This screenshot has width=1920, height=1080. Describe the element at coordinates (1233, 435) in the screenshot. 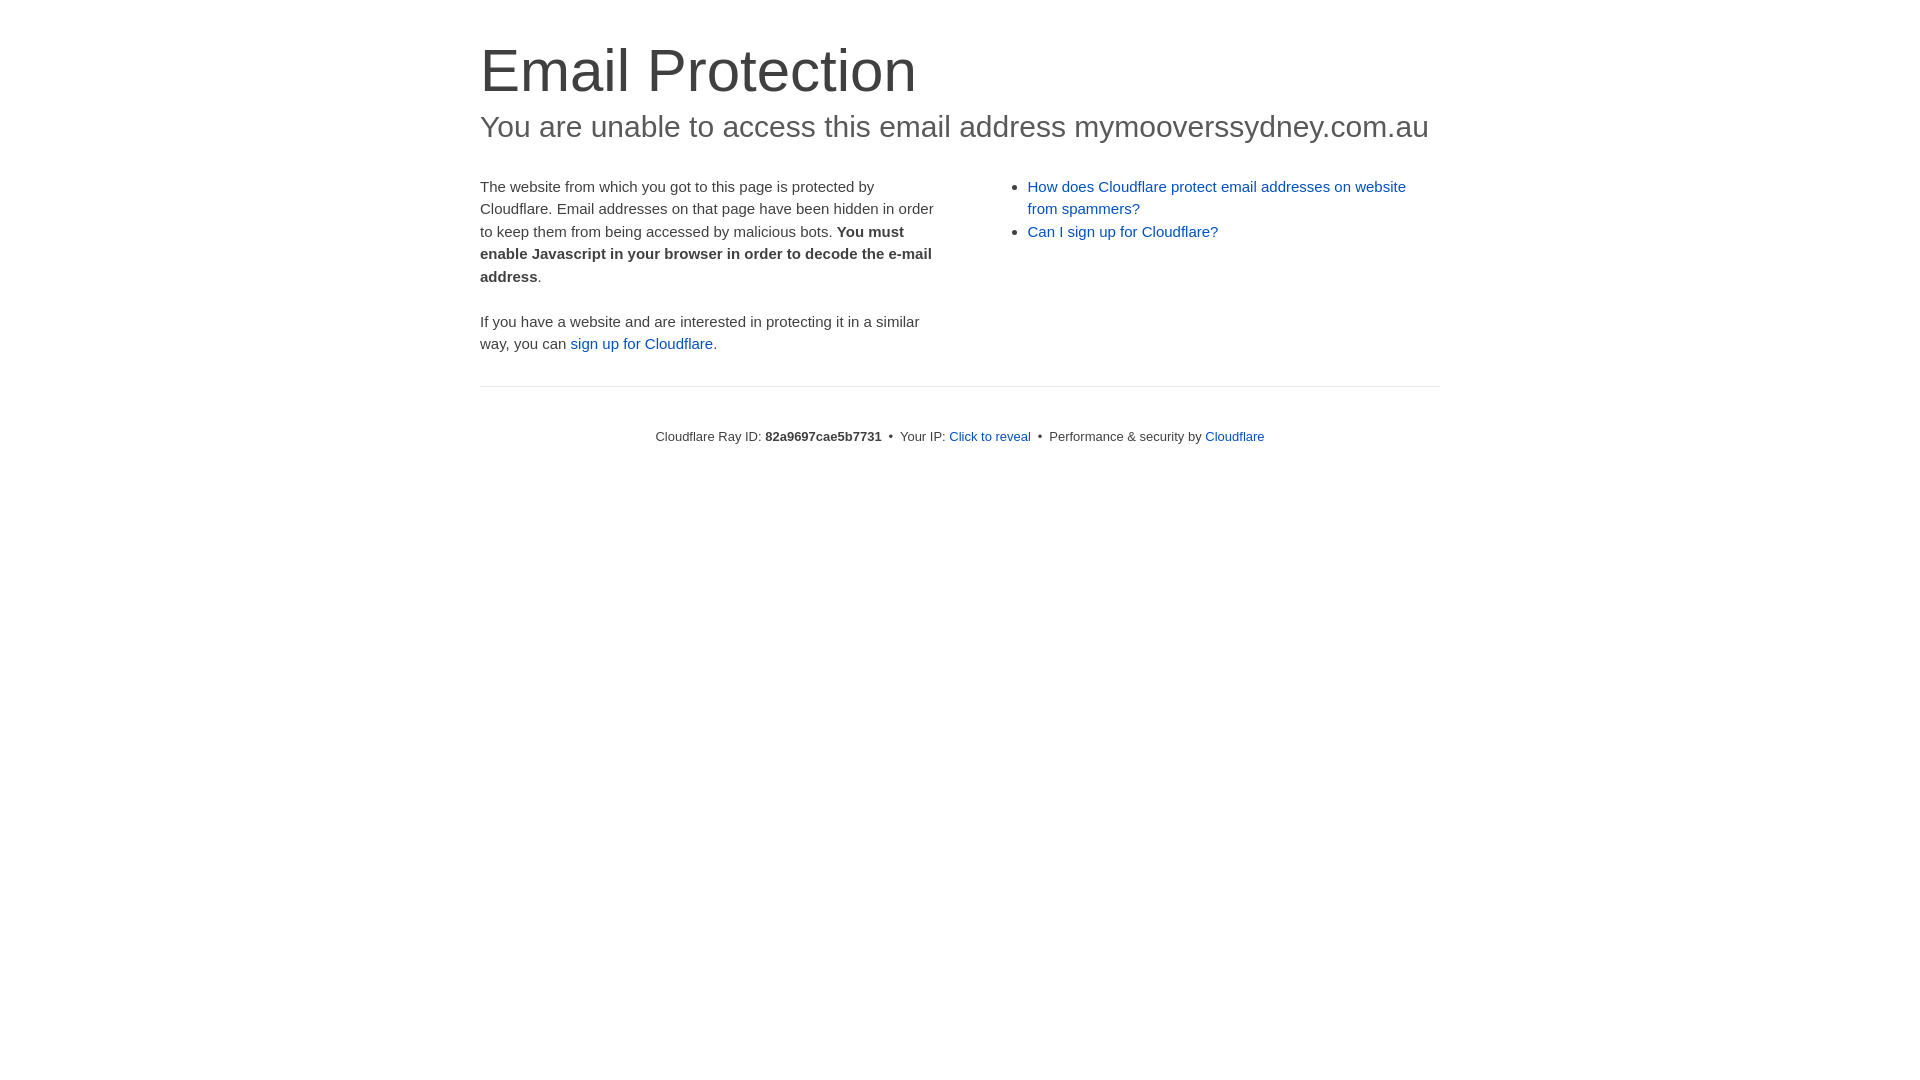

I see `'Cloudflare'` at that location.